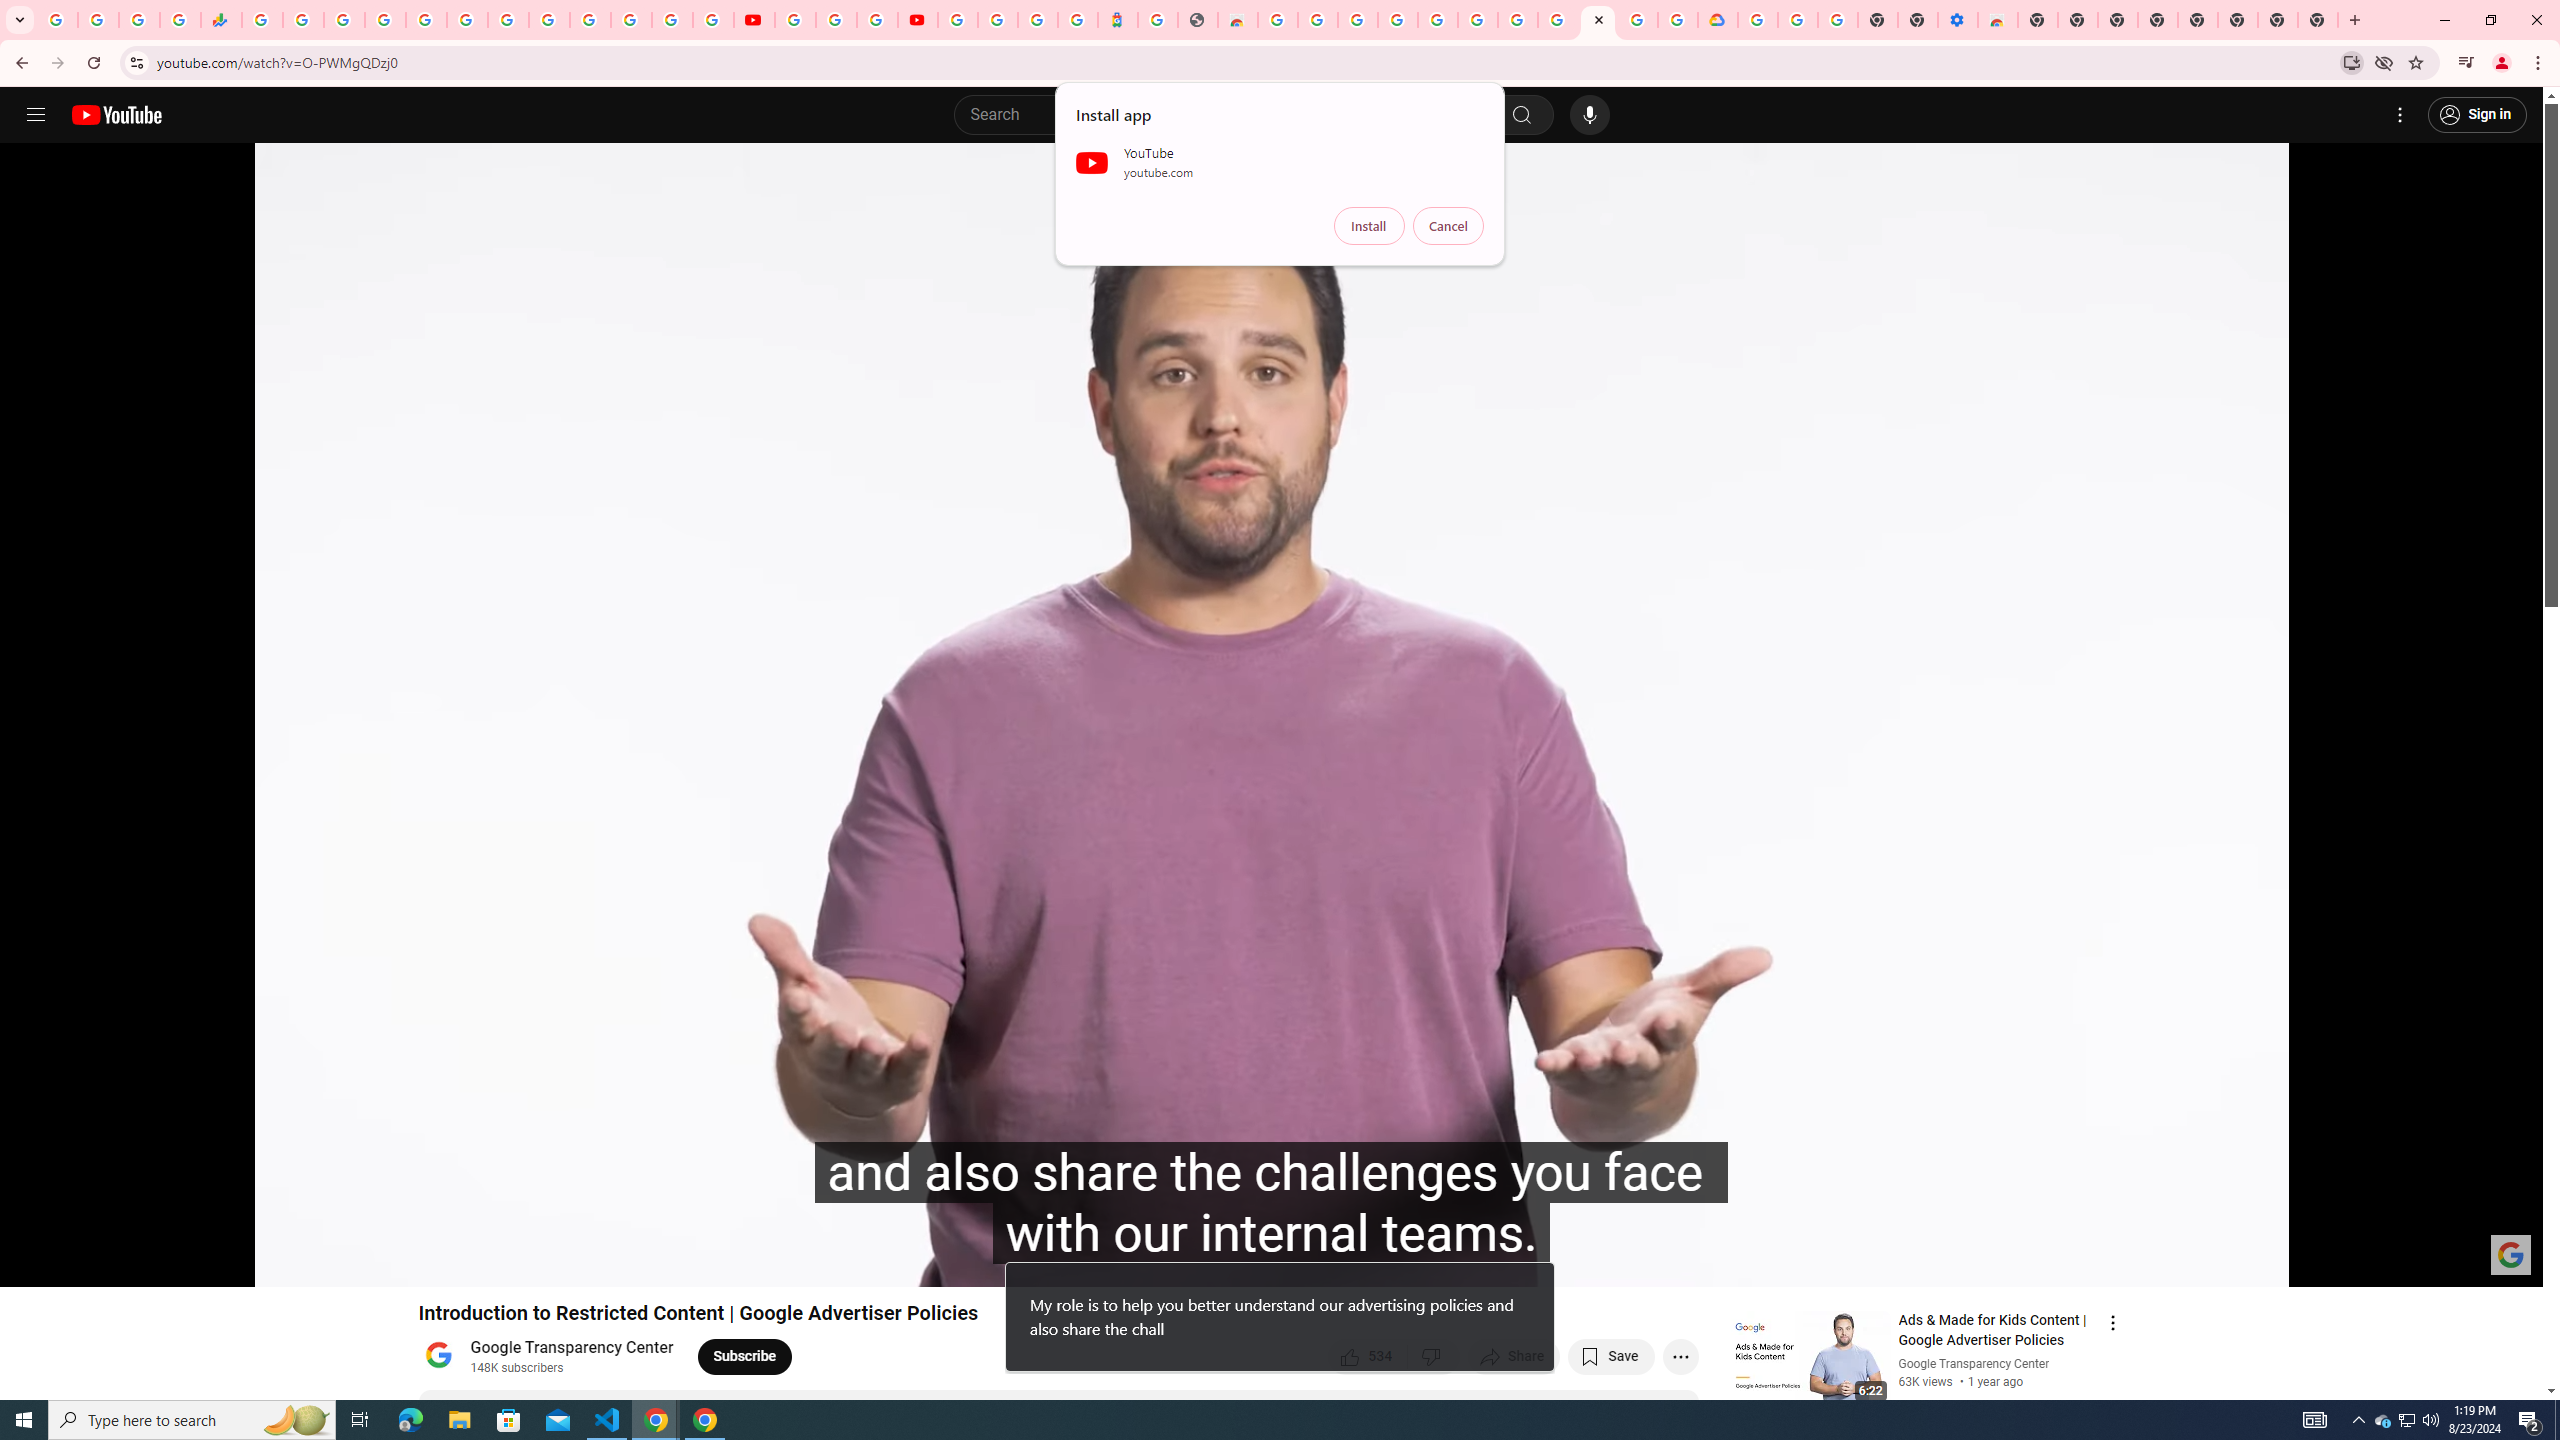 This screenshot has width=2560, height=1440. What do you see at coordinates (1678, 19) in the screenshot?
I see `'Browse the Google Chrome Community - Google Chrome Community'` at bounding box center [1678, 19].